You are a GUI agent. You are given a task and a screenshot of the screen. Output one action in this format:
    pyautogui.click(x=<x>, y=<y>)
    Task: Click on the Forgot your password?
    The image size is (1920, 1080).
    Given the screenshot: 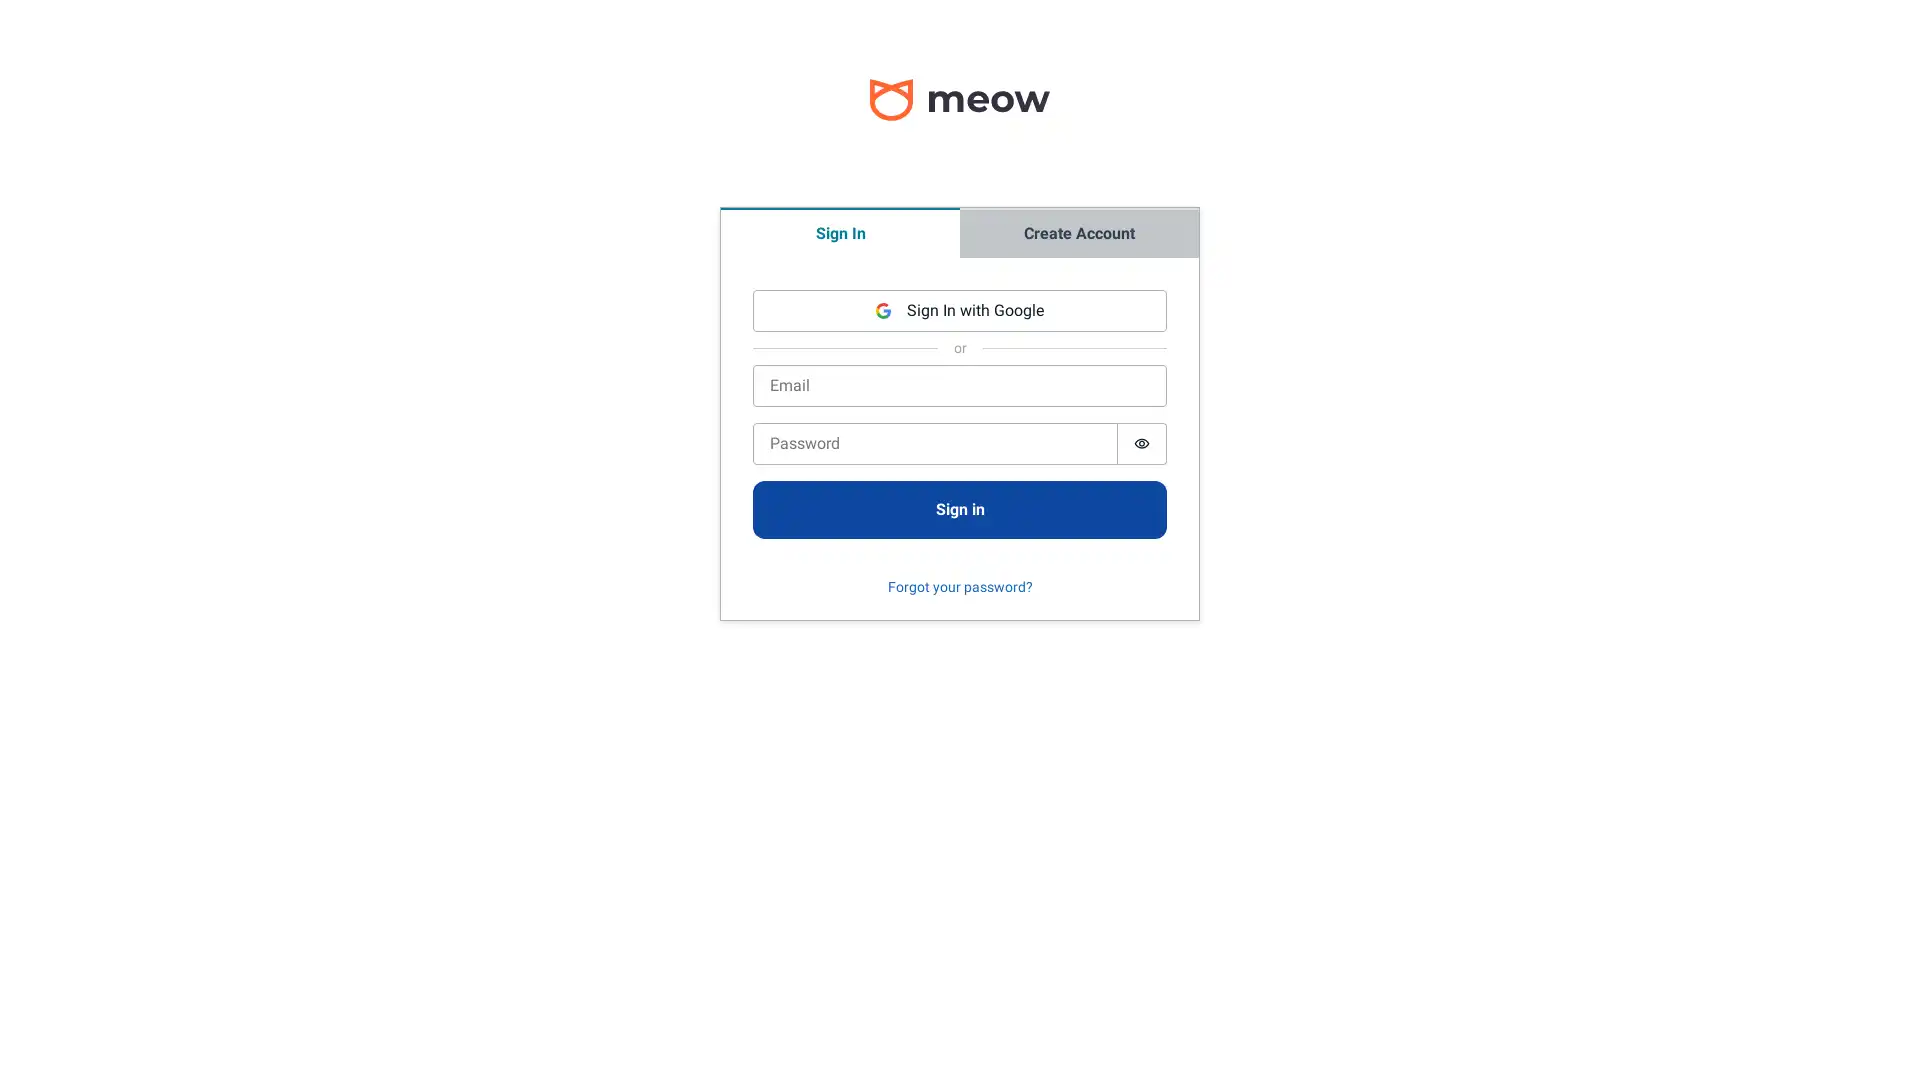 What is the action you would take?
    pyautogui.click(x=958, y=586)
    